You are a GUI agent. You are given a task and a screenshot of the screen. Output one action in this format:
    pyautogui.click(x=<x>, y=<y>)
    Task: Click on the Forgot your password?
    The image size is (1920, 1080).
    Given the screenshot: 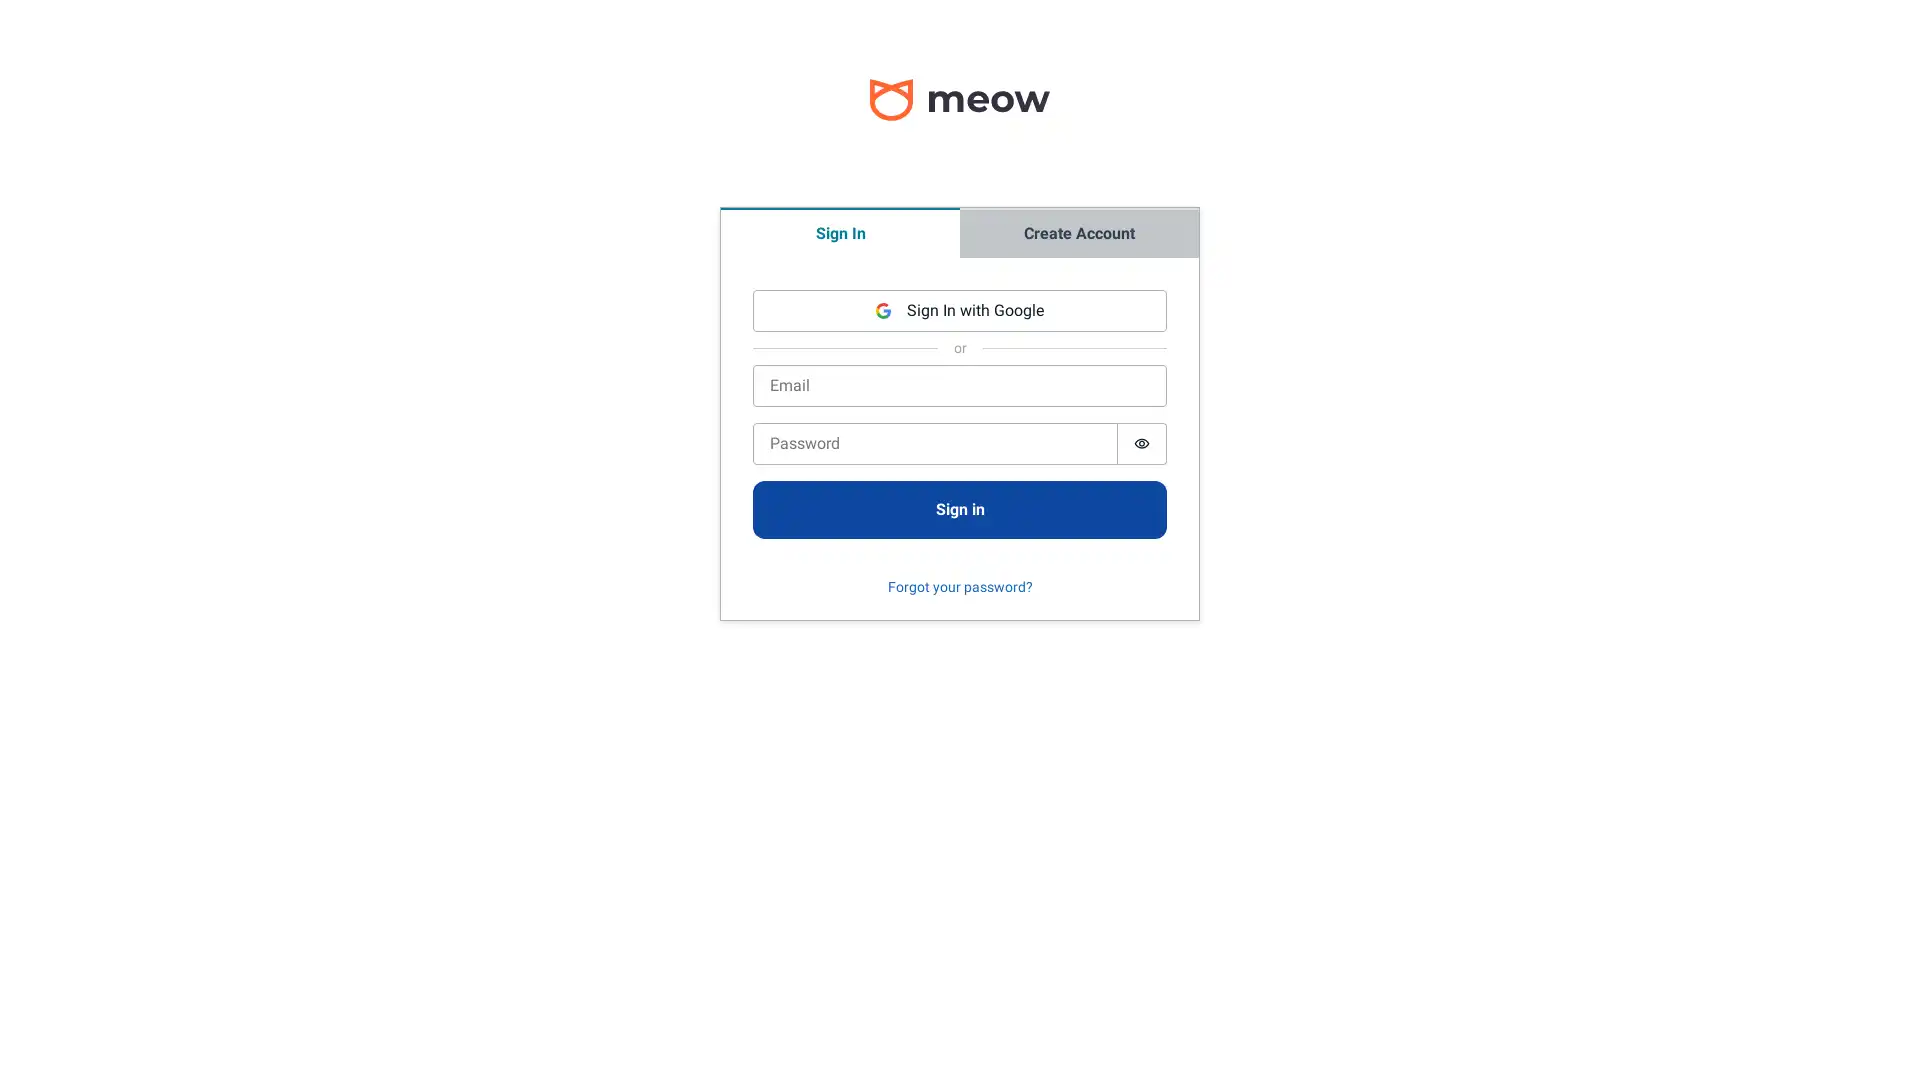 What is the action you would take?
    pyautogui.click(x=958, y=586)
    